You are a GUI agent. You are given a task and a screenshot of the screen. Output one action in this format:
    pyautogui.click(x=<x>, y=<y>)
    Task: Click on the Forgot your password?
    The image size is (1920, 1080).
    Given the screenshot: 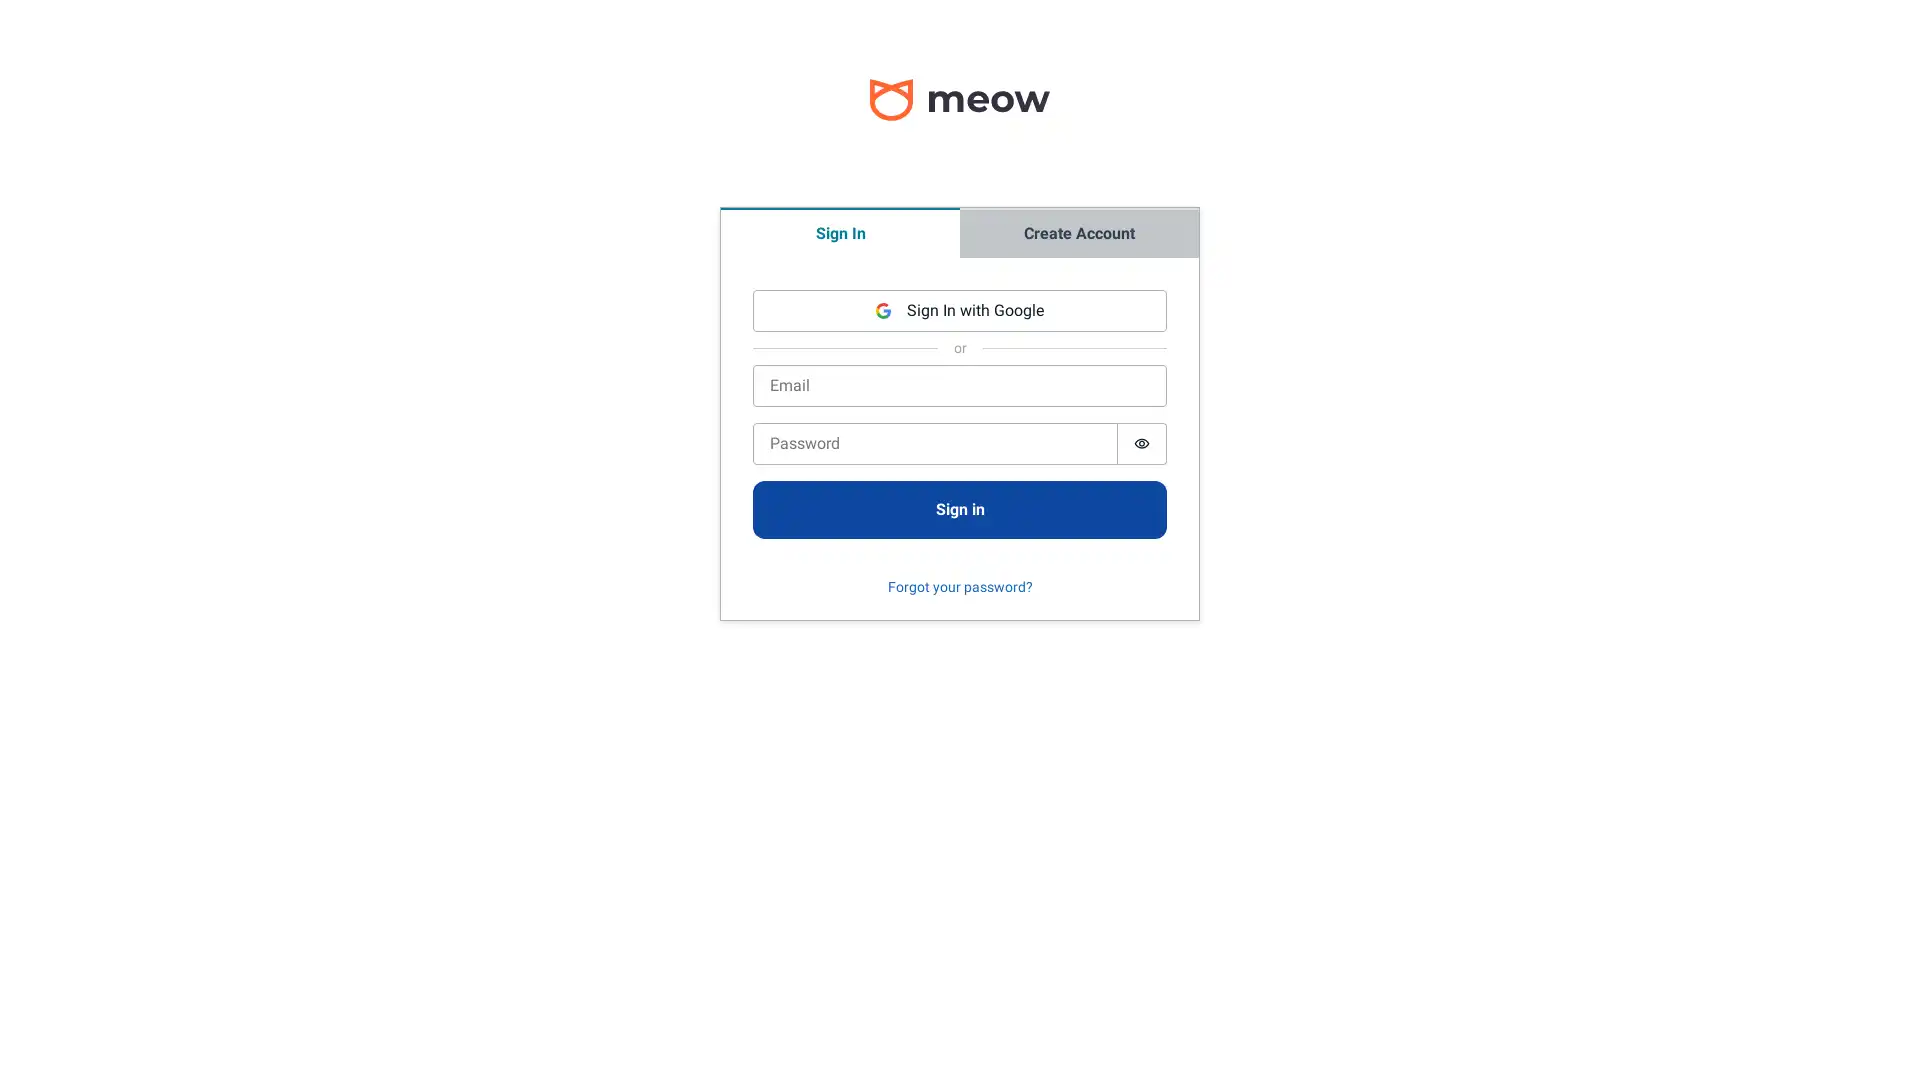 What is the action you would take?
    pyautogui.click(x=958, y=586)
    